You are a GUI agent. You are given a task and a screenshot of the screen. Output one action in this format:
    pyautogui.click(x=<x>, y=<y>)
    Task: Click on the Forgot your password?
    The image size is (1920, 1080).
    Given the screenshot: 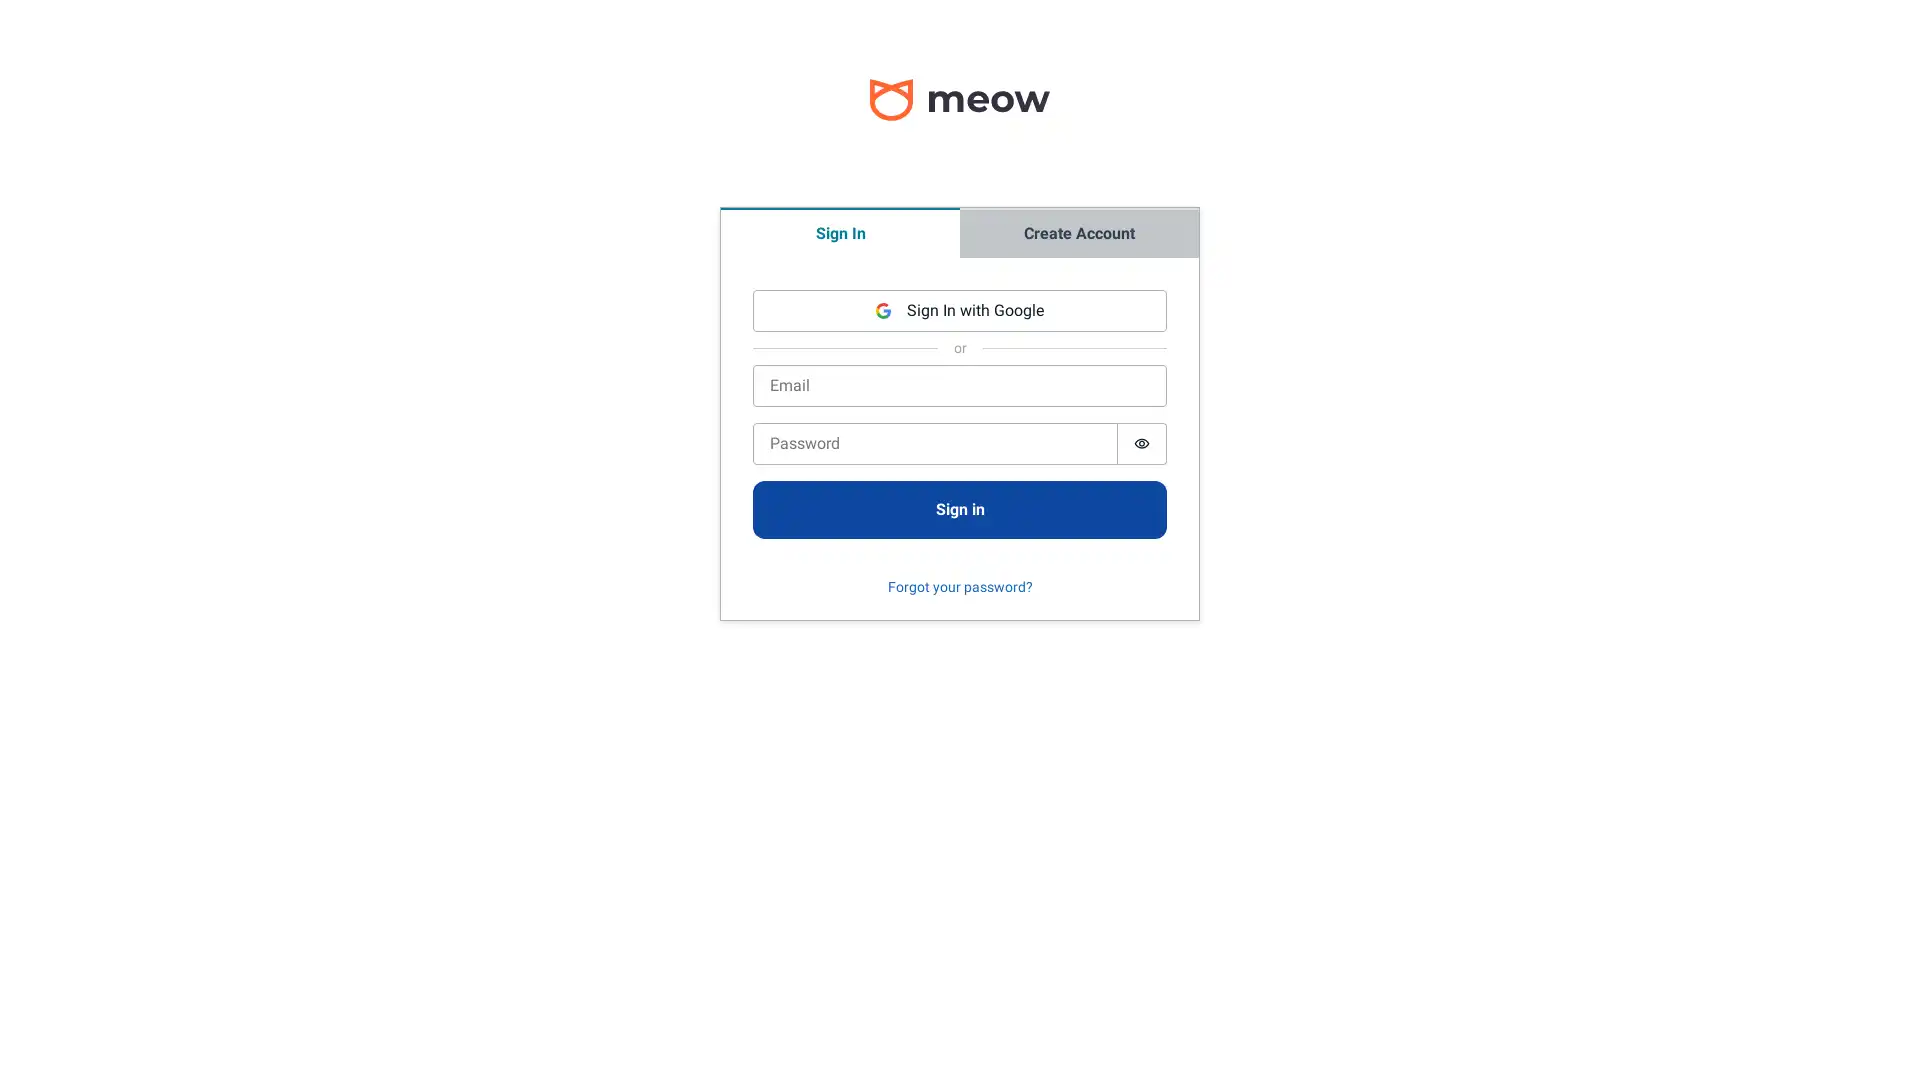 What is the action you would take?
    pyautogui.click(x=958, y=586)
    